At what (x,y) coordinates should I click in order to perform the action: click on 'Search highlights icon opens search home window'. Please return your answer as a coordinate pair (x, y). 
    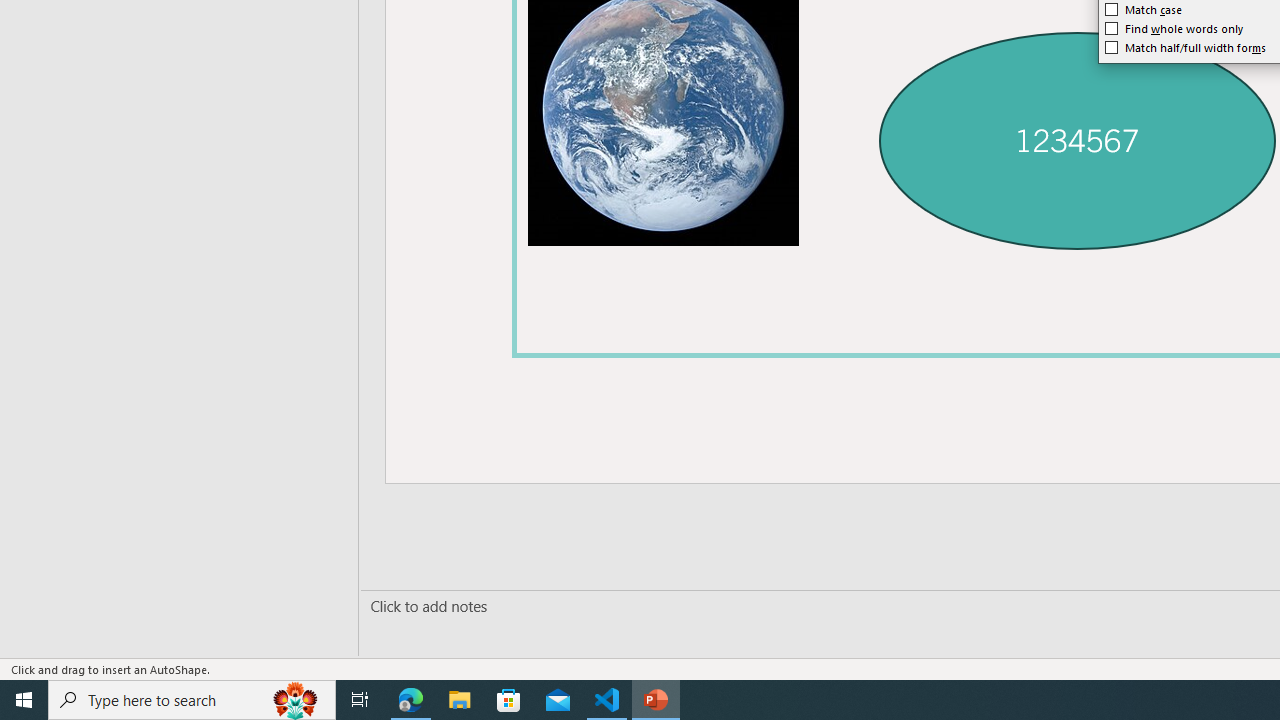
    Looking at the image, I should click on (294, 698).